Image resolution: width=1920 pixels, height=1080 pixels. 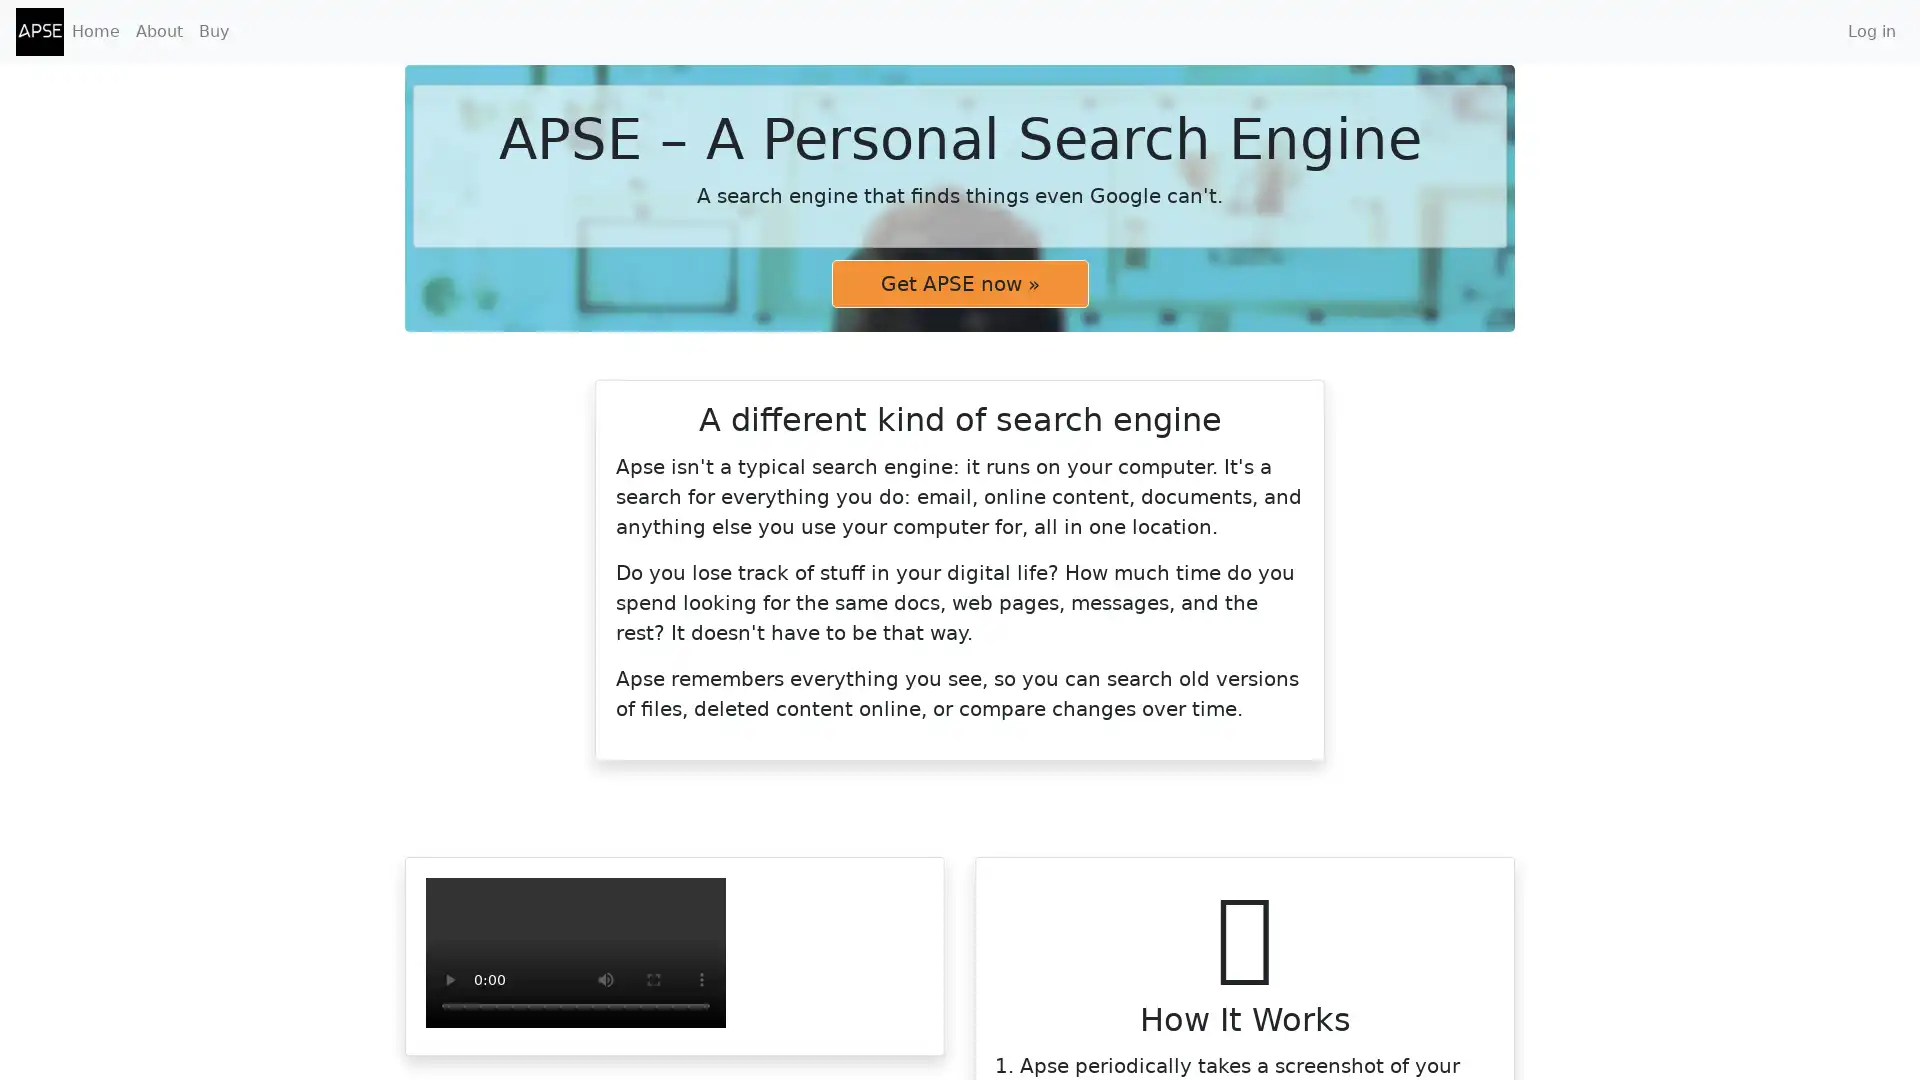 I want to click on show more media controls, so click(x=701, y=978).